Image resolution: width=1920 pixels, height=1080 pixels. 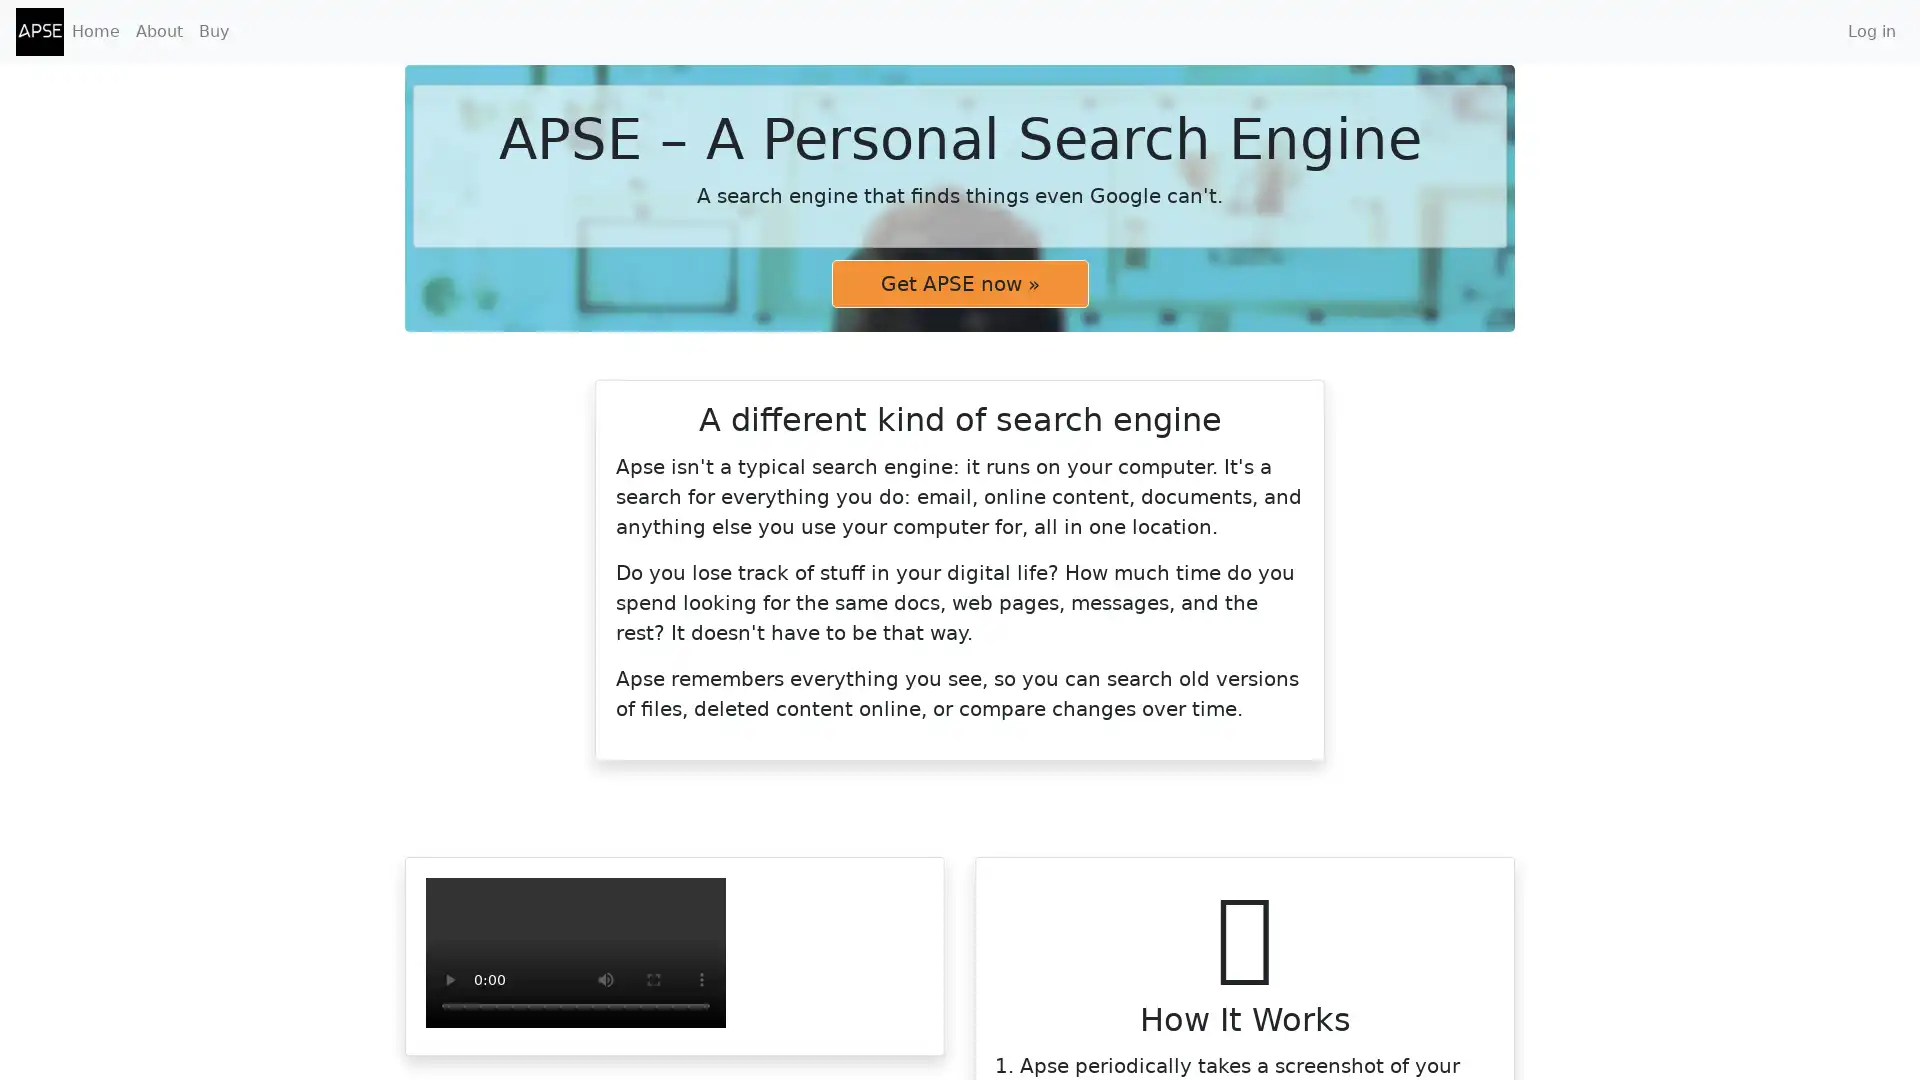 I want to click on show more media controls, so click(x=701, y=978).